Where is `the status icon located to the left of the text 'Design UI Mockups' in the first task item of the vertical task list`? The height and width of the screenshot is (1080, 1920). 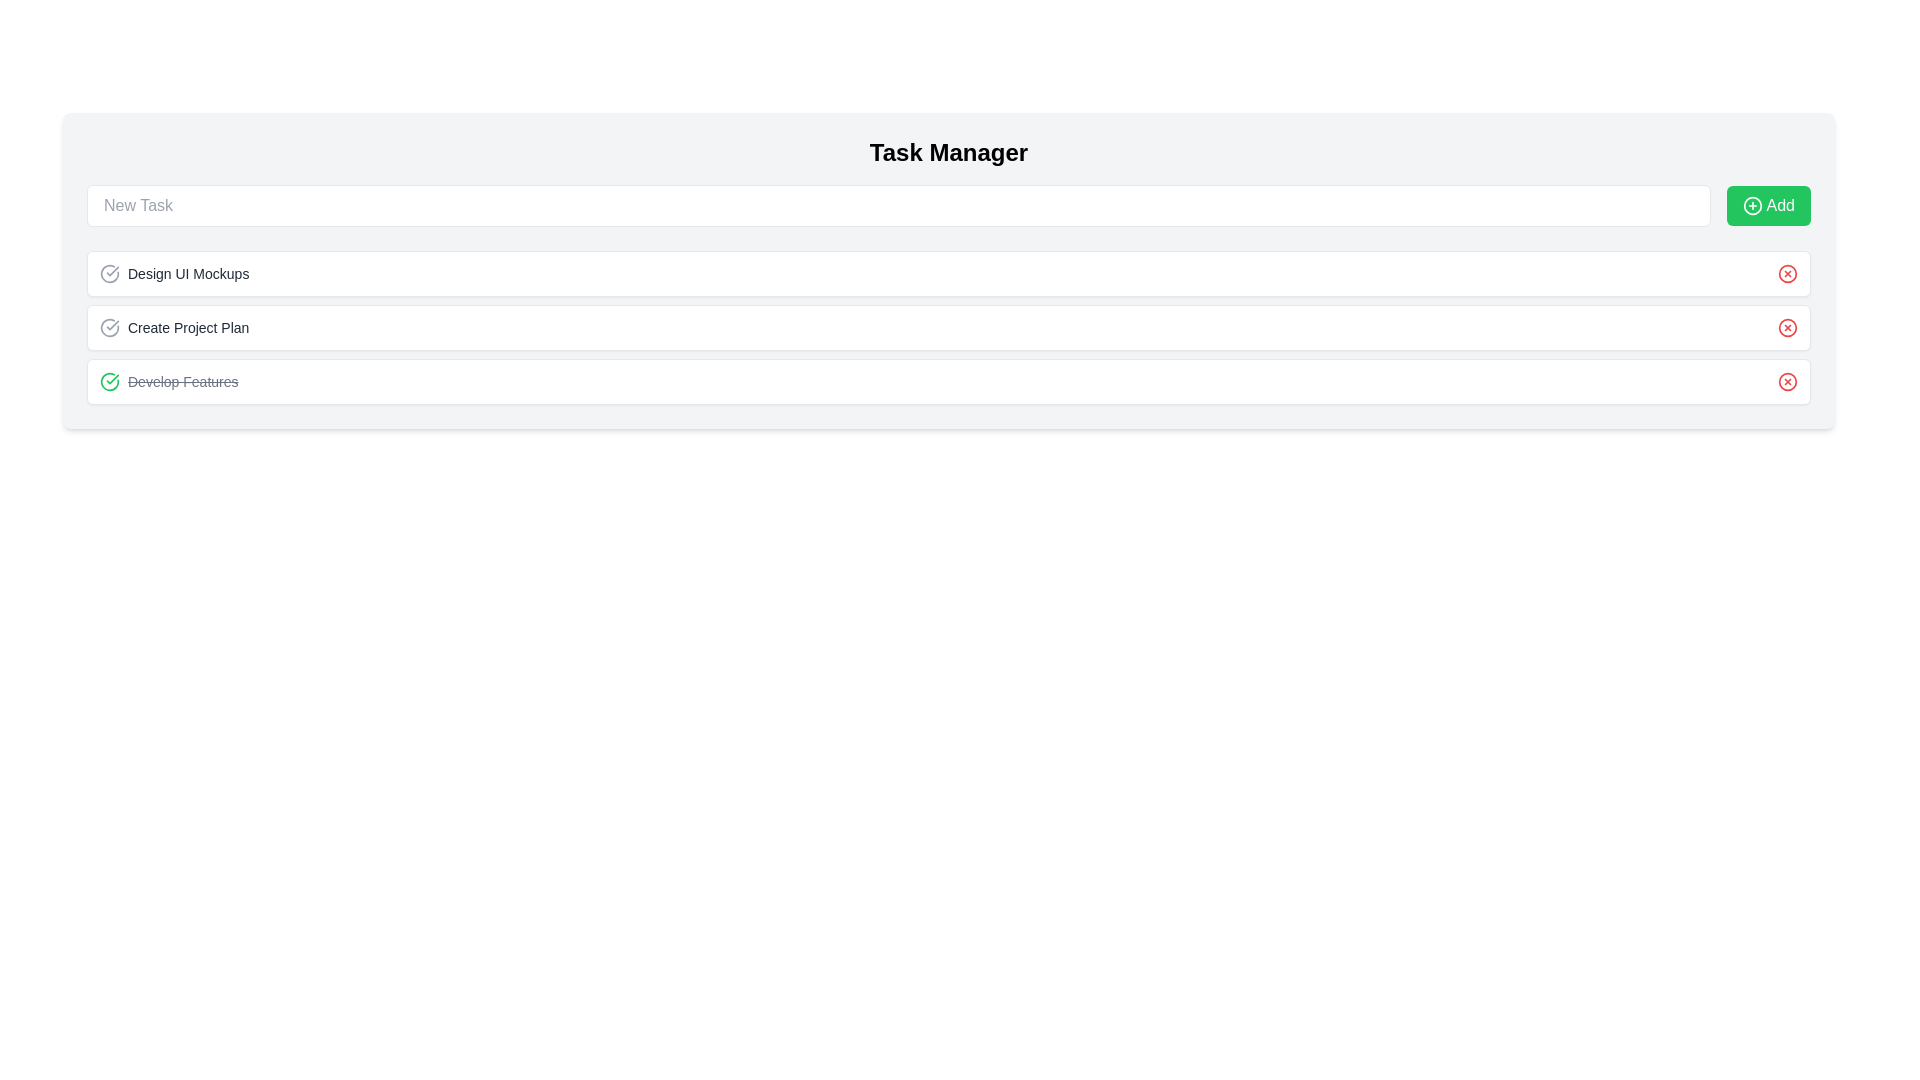 the status icon located to the left of the text 'Design UI Mockups' in the first task item of the vertical task list is located at coordinates (109, 273).